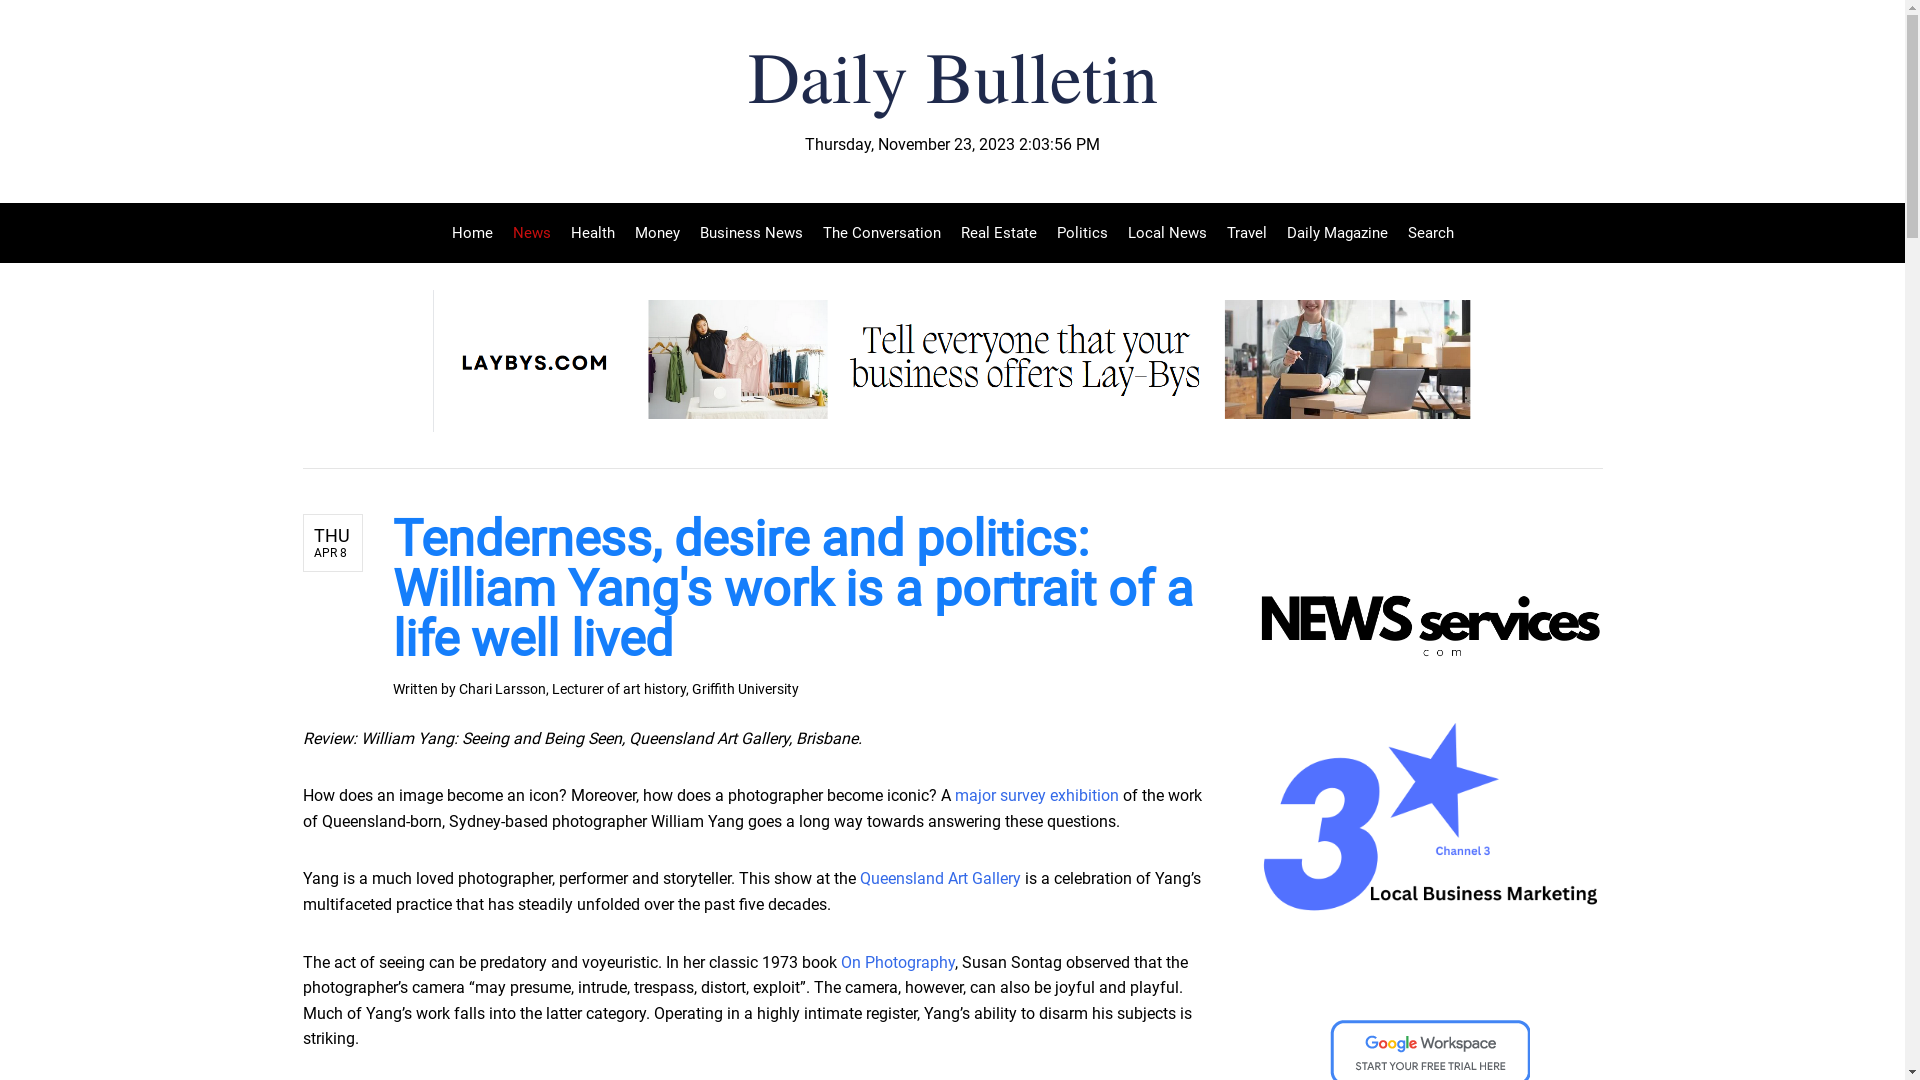  Describe the element at coordinates (502, 231) in the screenshot. I see `'News'` at that location.